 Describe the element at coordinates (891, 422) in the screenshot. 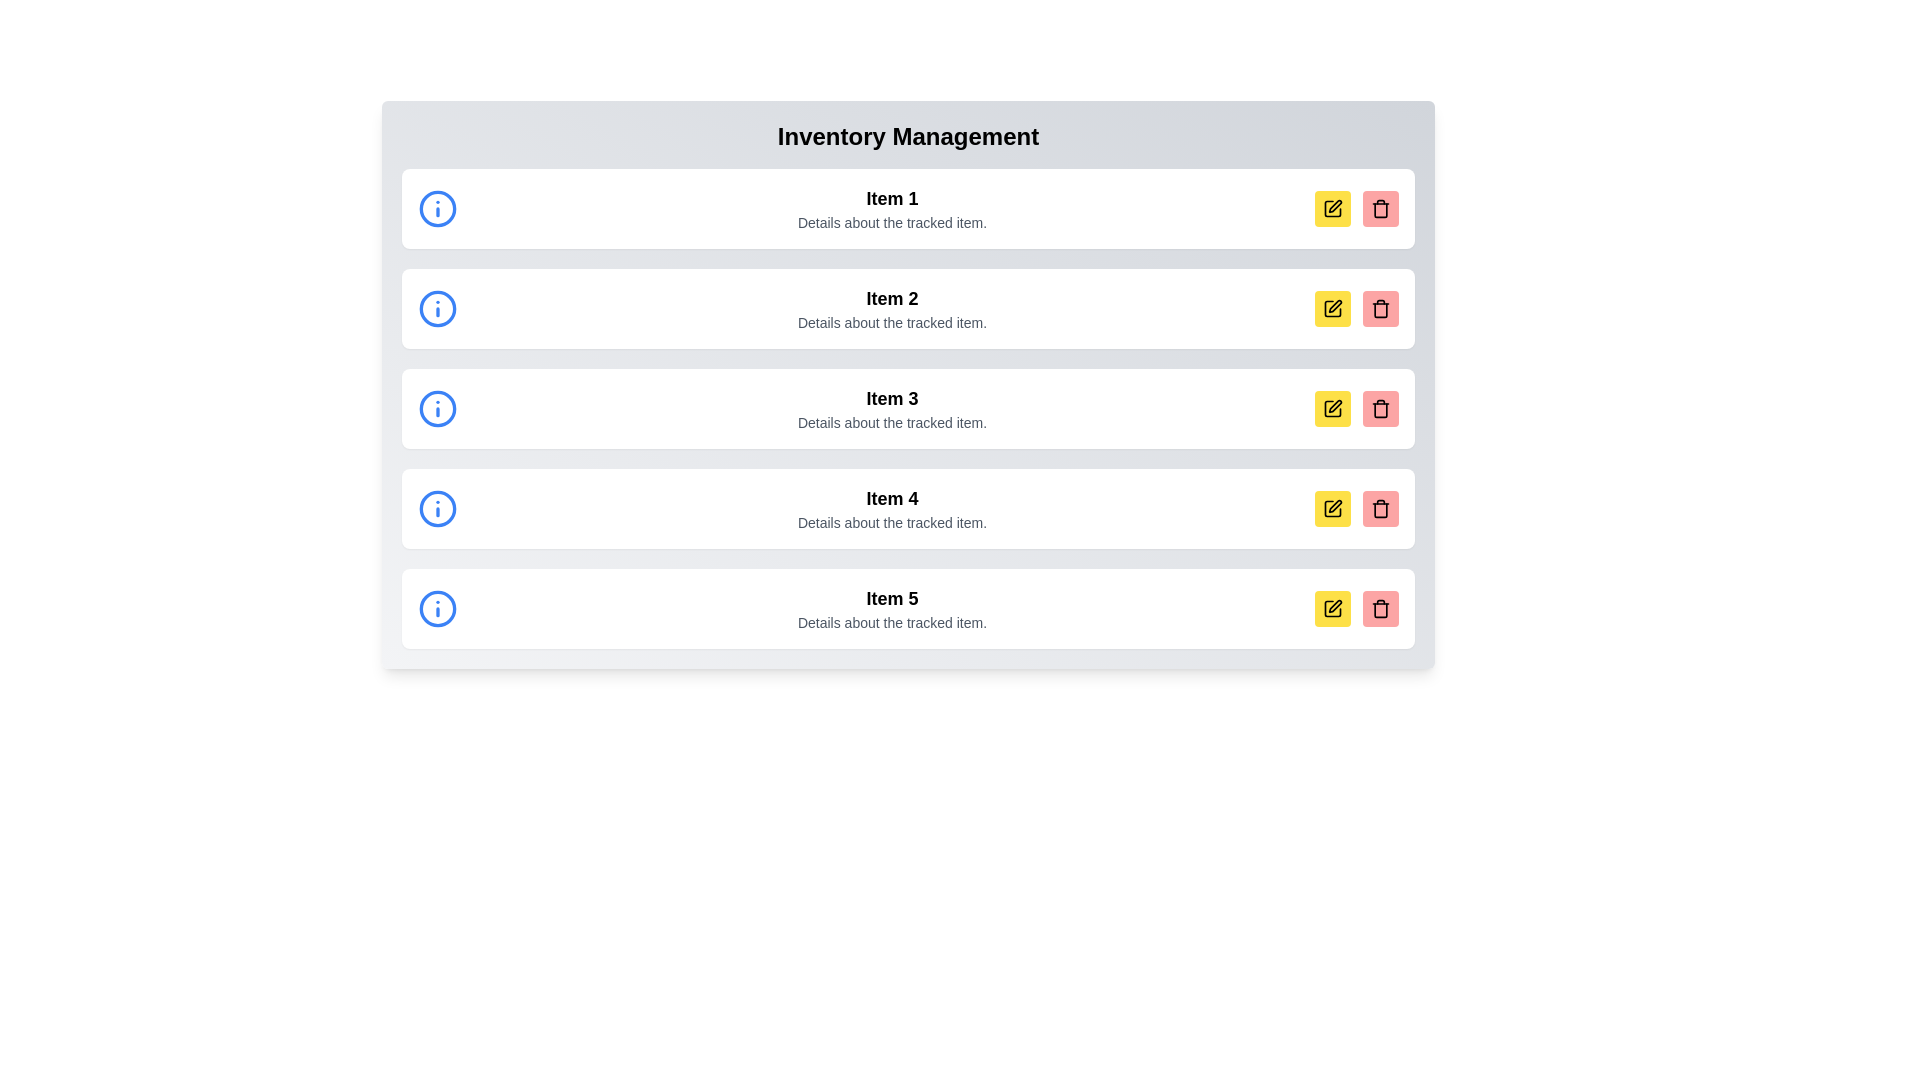

I see `the text element that states 'Details about the tracked item.' located beneath 'Item 3' in the third row of a vertical stack of items` at that location.